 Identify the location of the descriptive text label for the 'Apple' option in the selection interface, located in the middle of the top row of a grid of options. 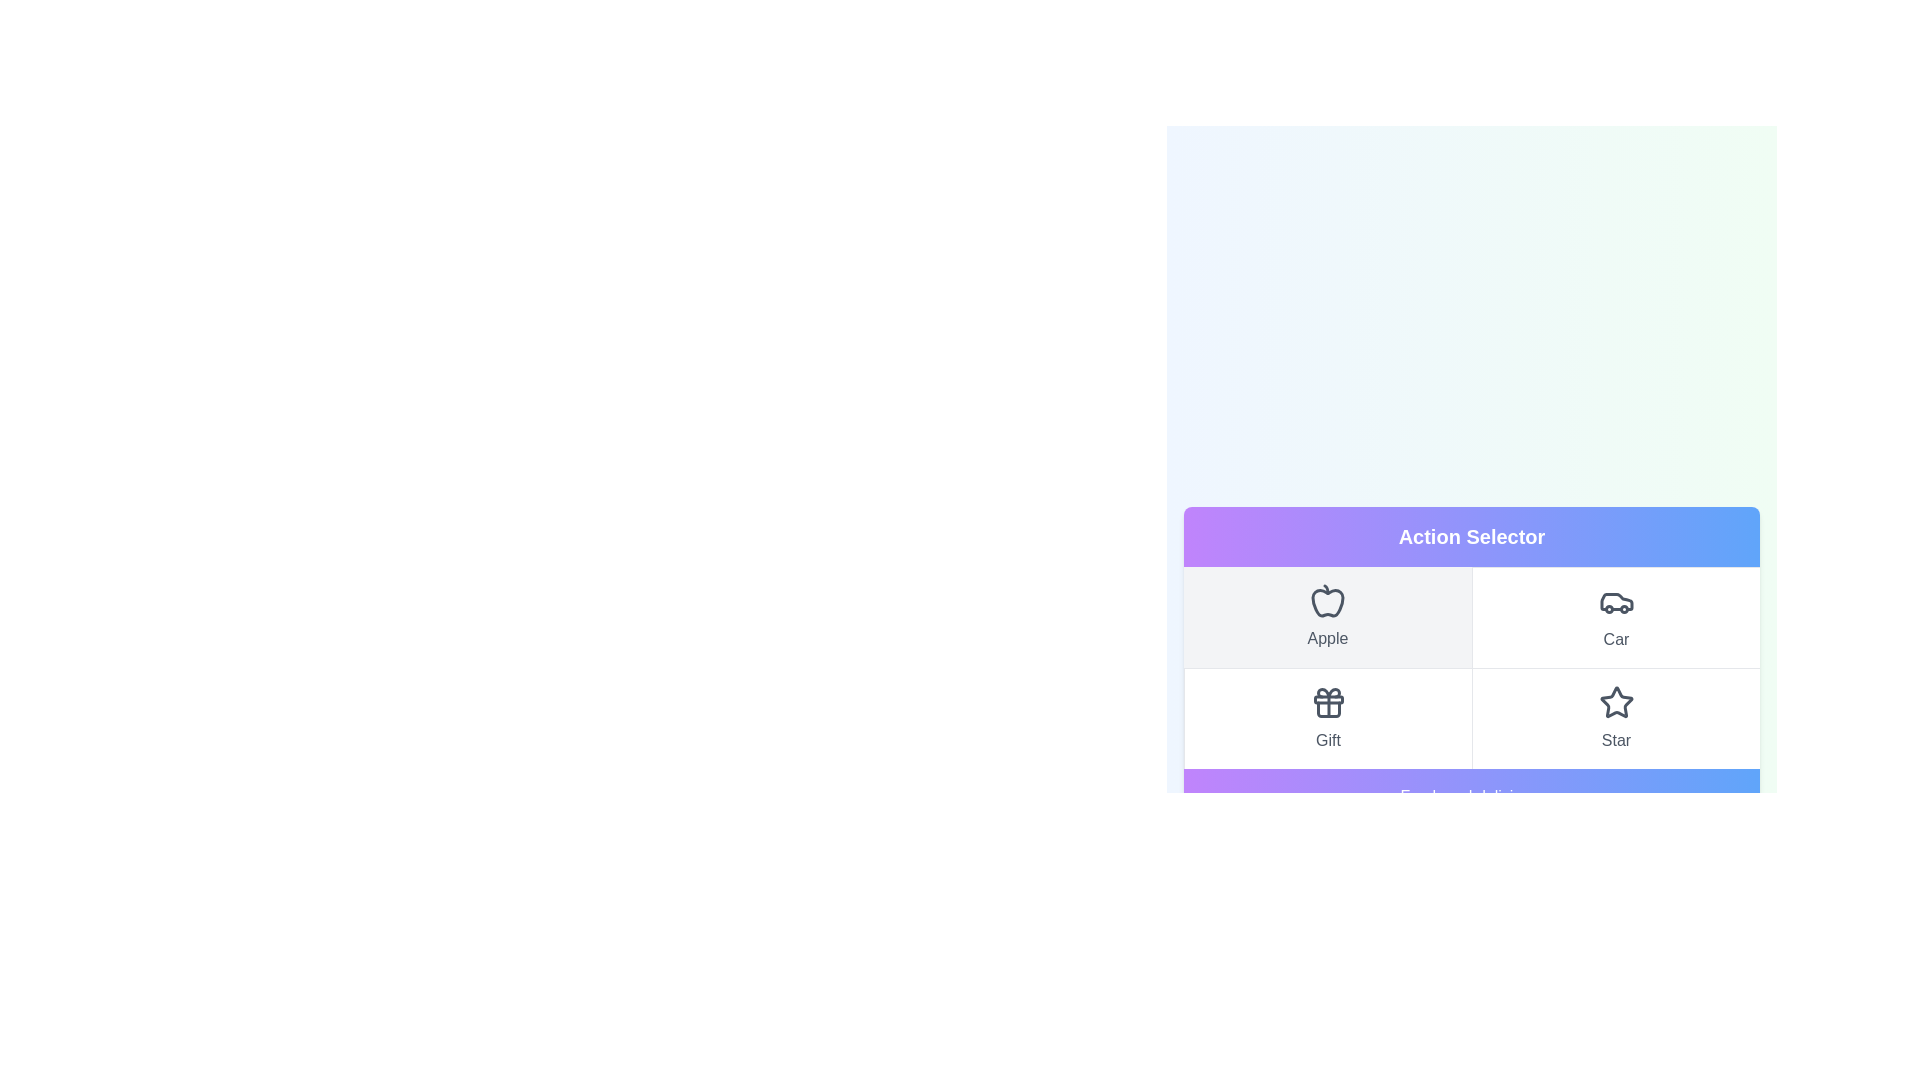
(1328, 639).